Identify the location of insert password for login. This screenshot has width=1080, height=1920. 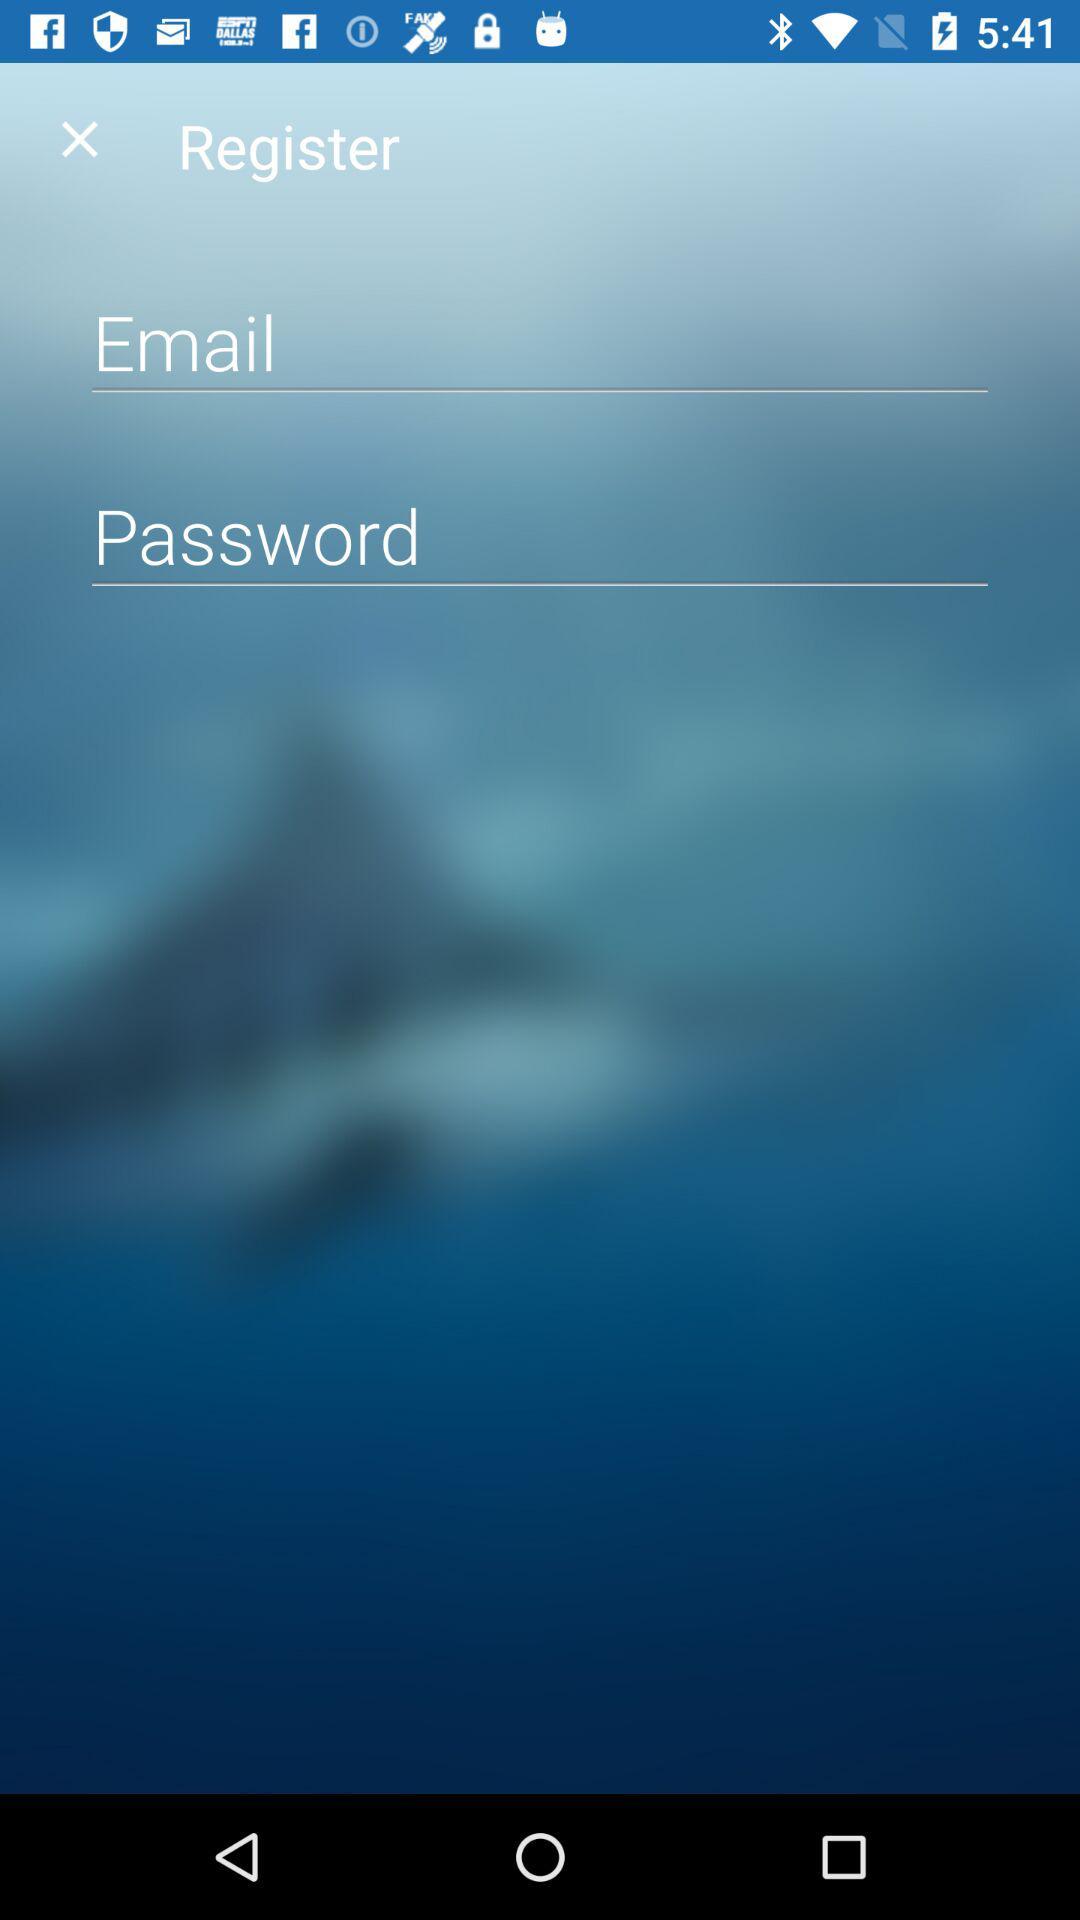
(540, 535).